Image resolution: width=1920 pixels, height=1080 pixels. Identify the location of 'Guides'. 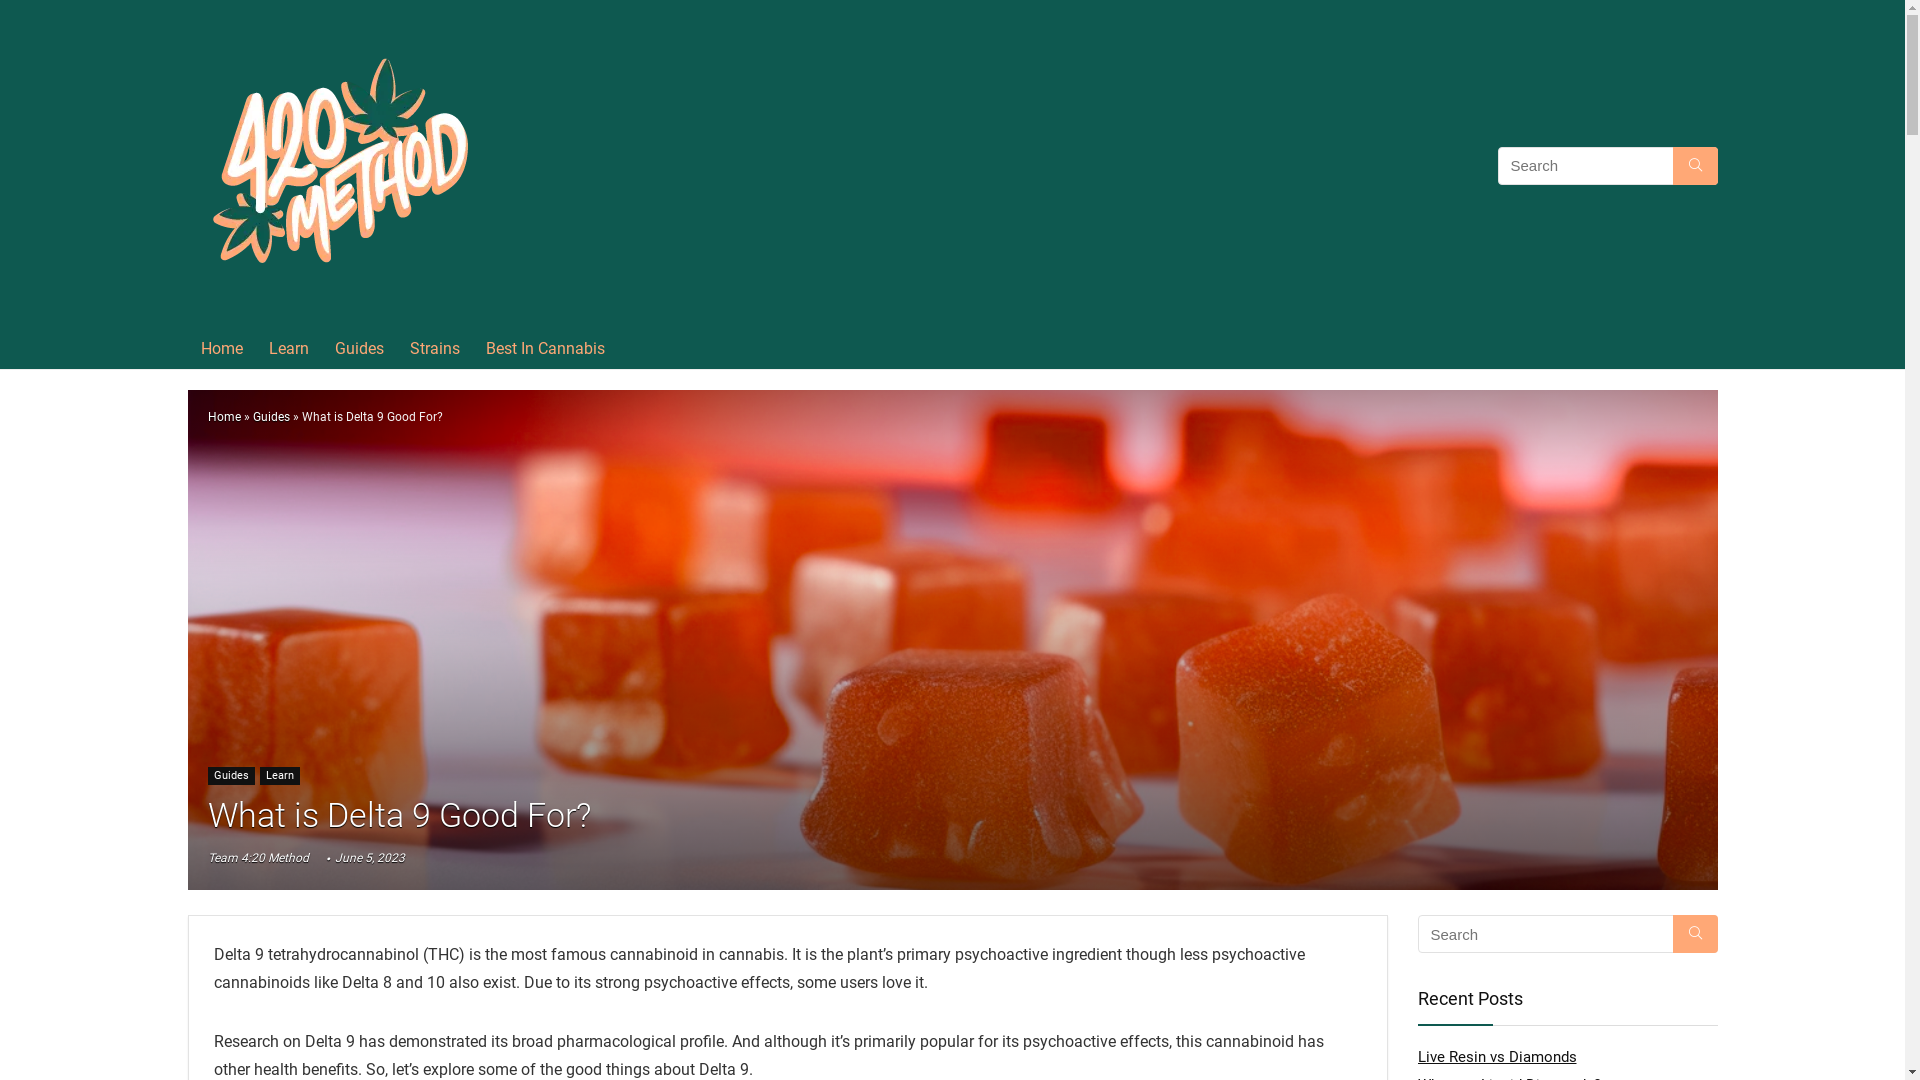
(207, 774).